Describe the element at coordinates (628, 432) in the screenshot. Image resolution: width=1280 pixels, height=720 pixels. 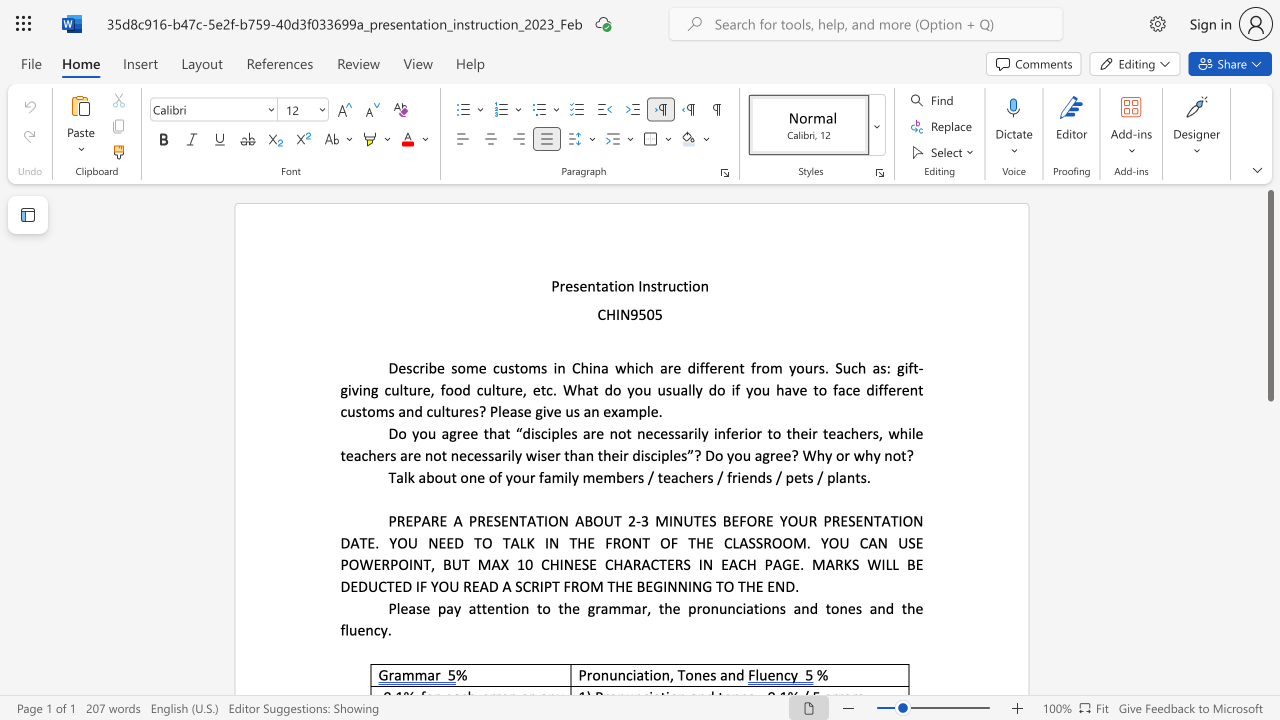
I see `the 3th character "t" in the text` at that location.